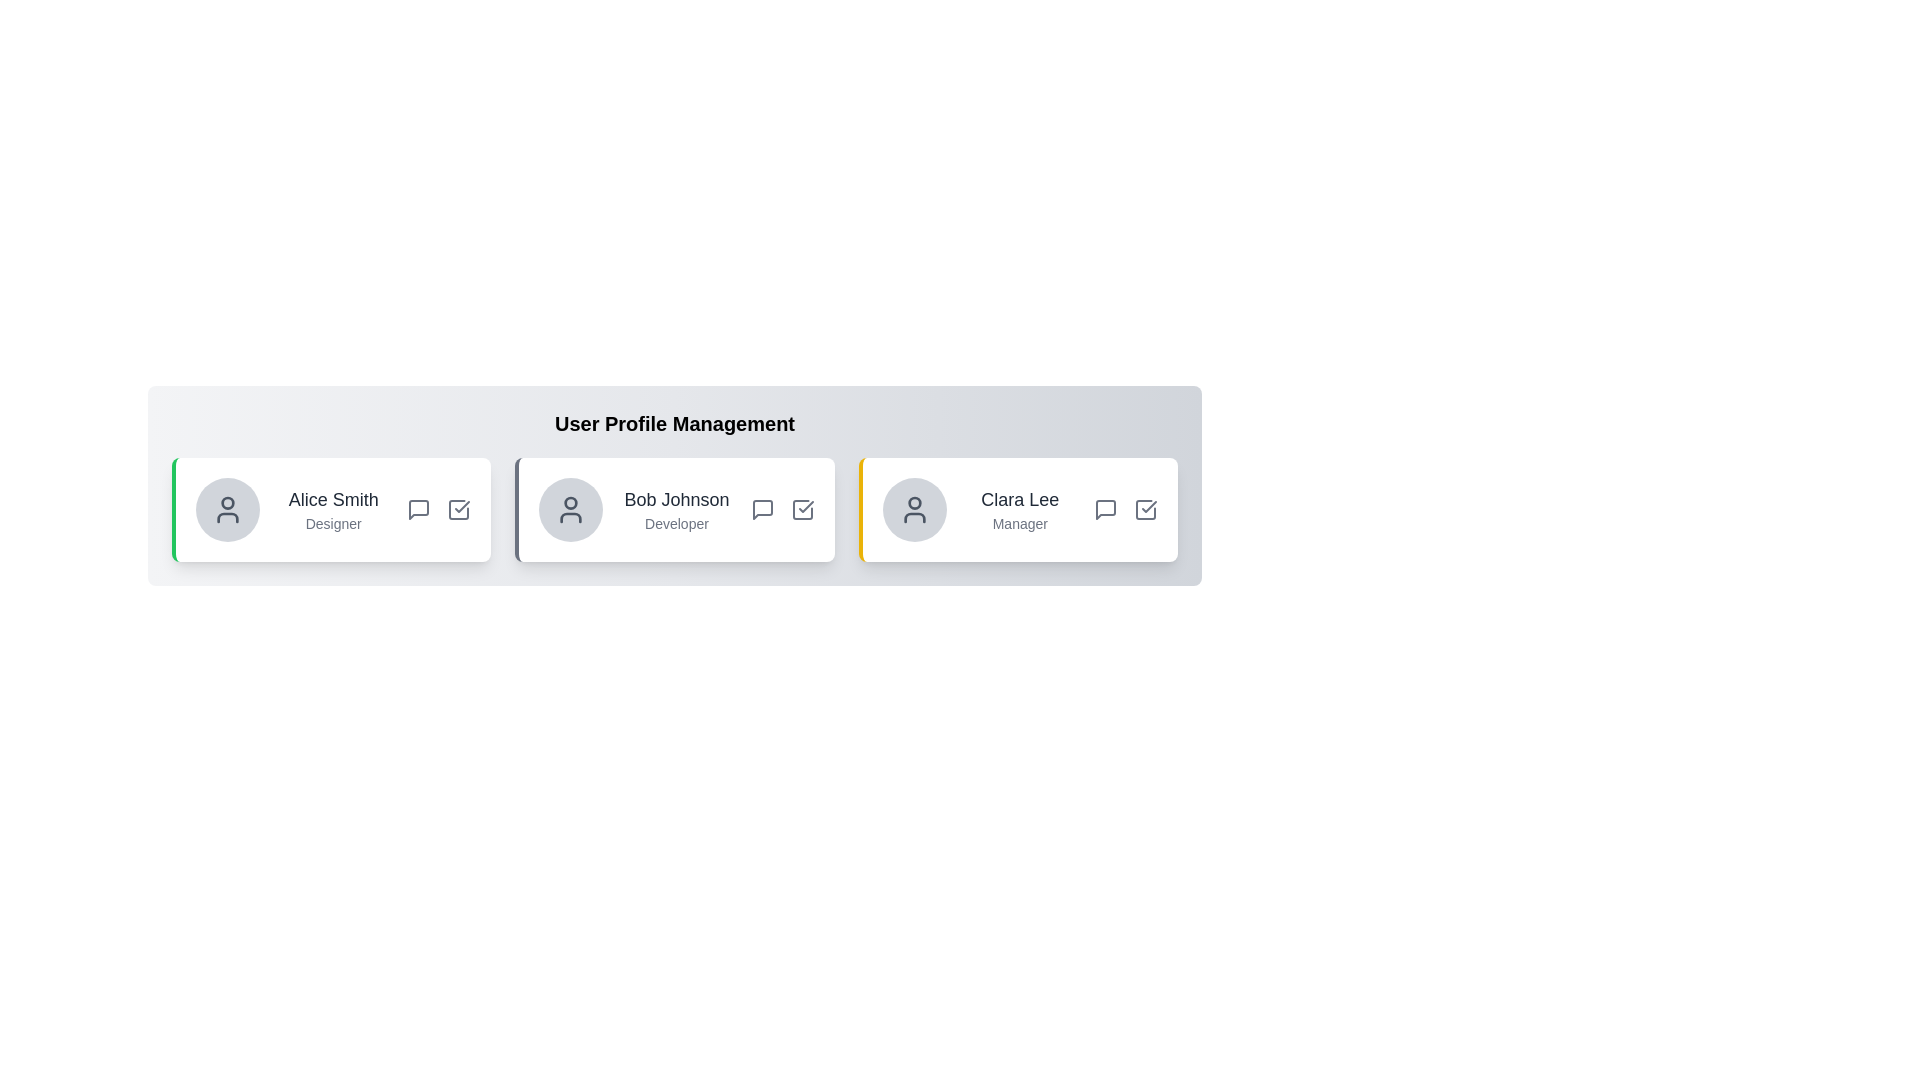  What do you see at coordinates (227, 508) in the screenshot?
I see `the user profile icon featuring a person-like figure inside a circle, located within the leftmost profile card labeled 'Alice Smith'` at bounding box center [227, 508].